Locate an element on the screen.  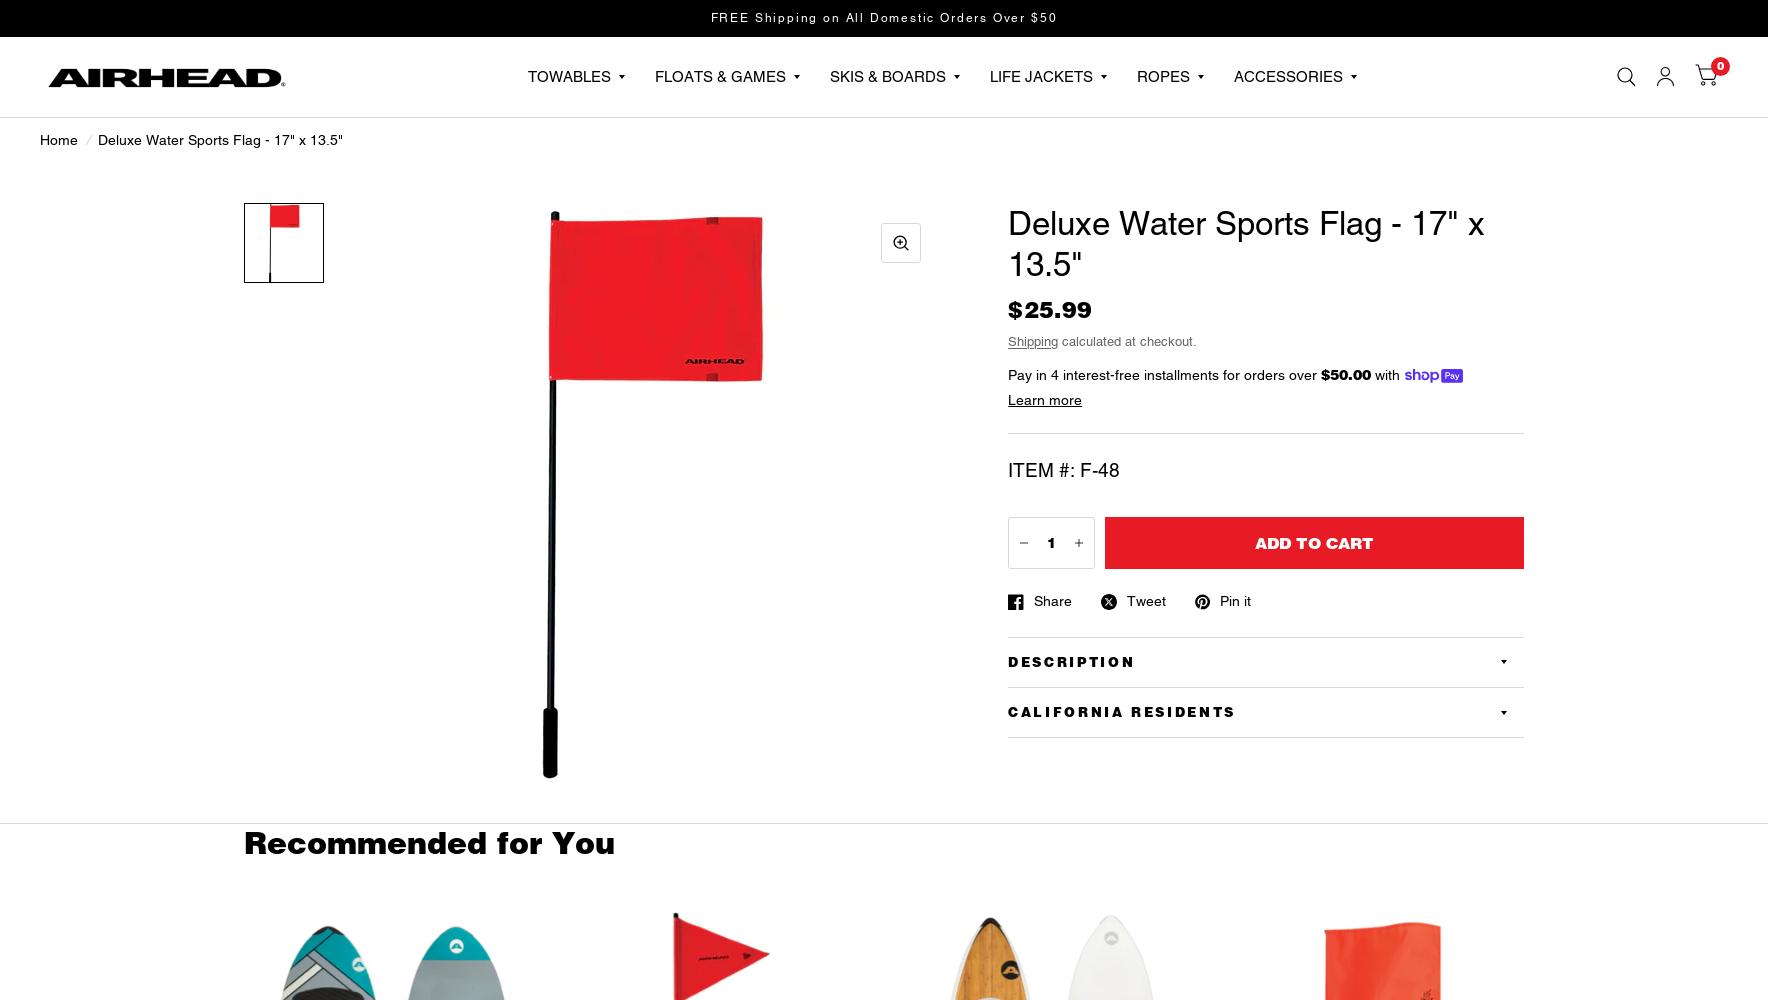
'Pin it' is located at coordinates (1235, 600).